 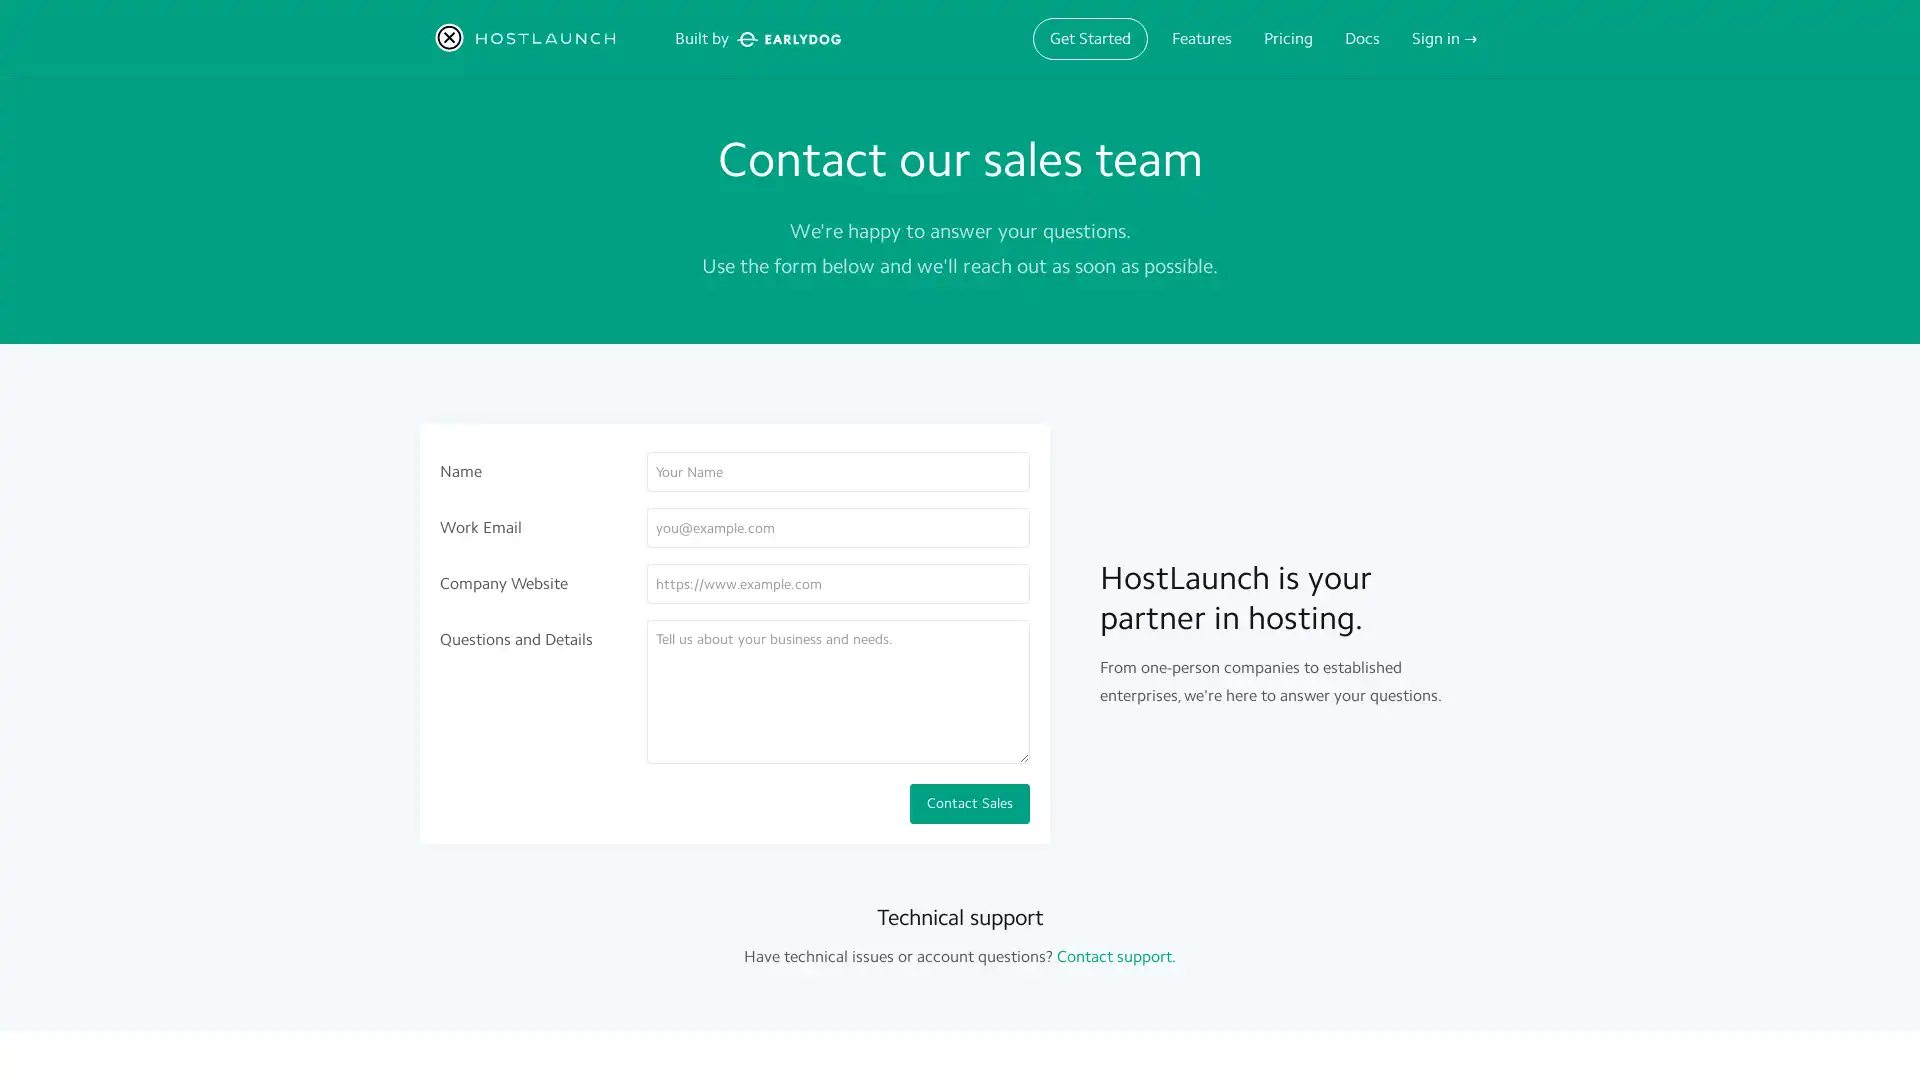 What do you see at coordinates (1444, 38) in the screenshot?
I see `Sign in` at bounding box center [1444, 38].